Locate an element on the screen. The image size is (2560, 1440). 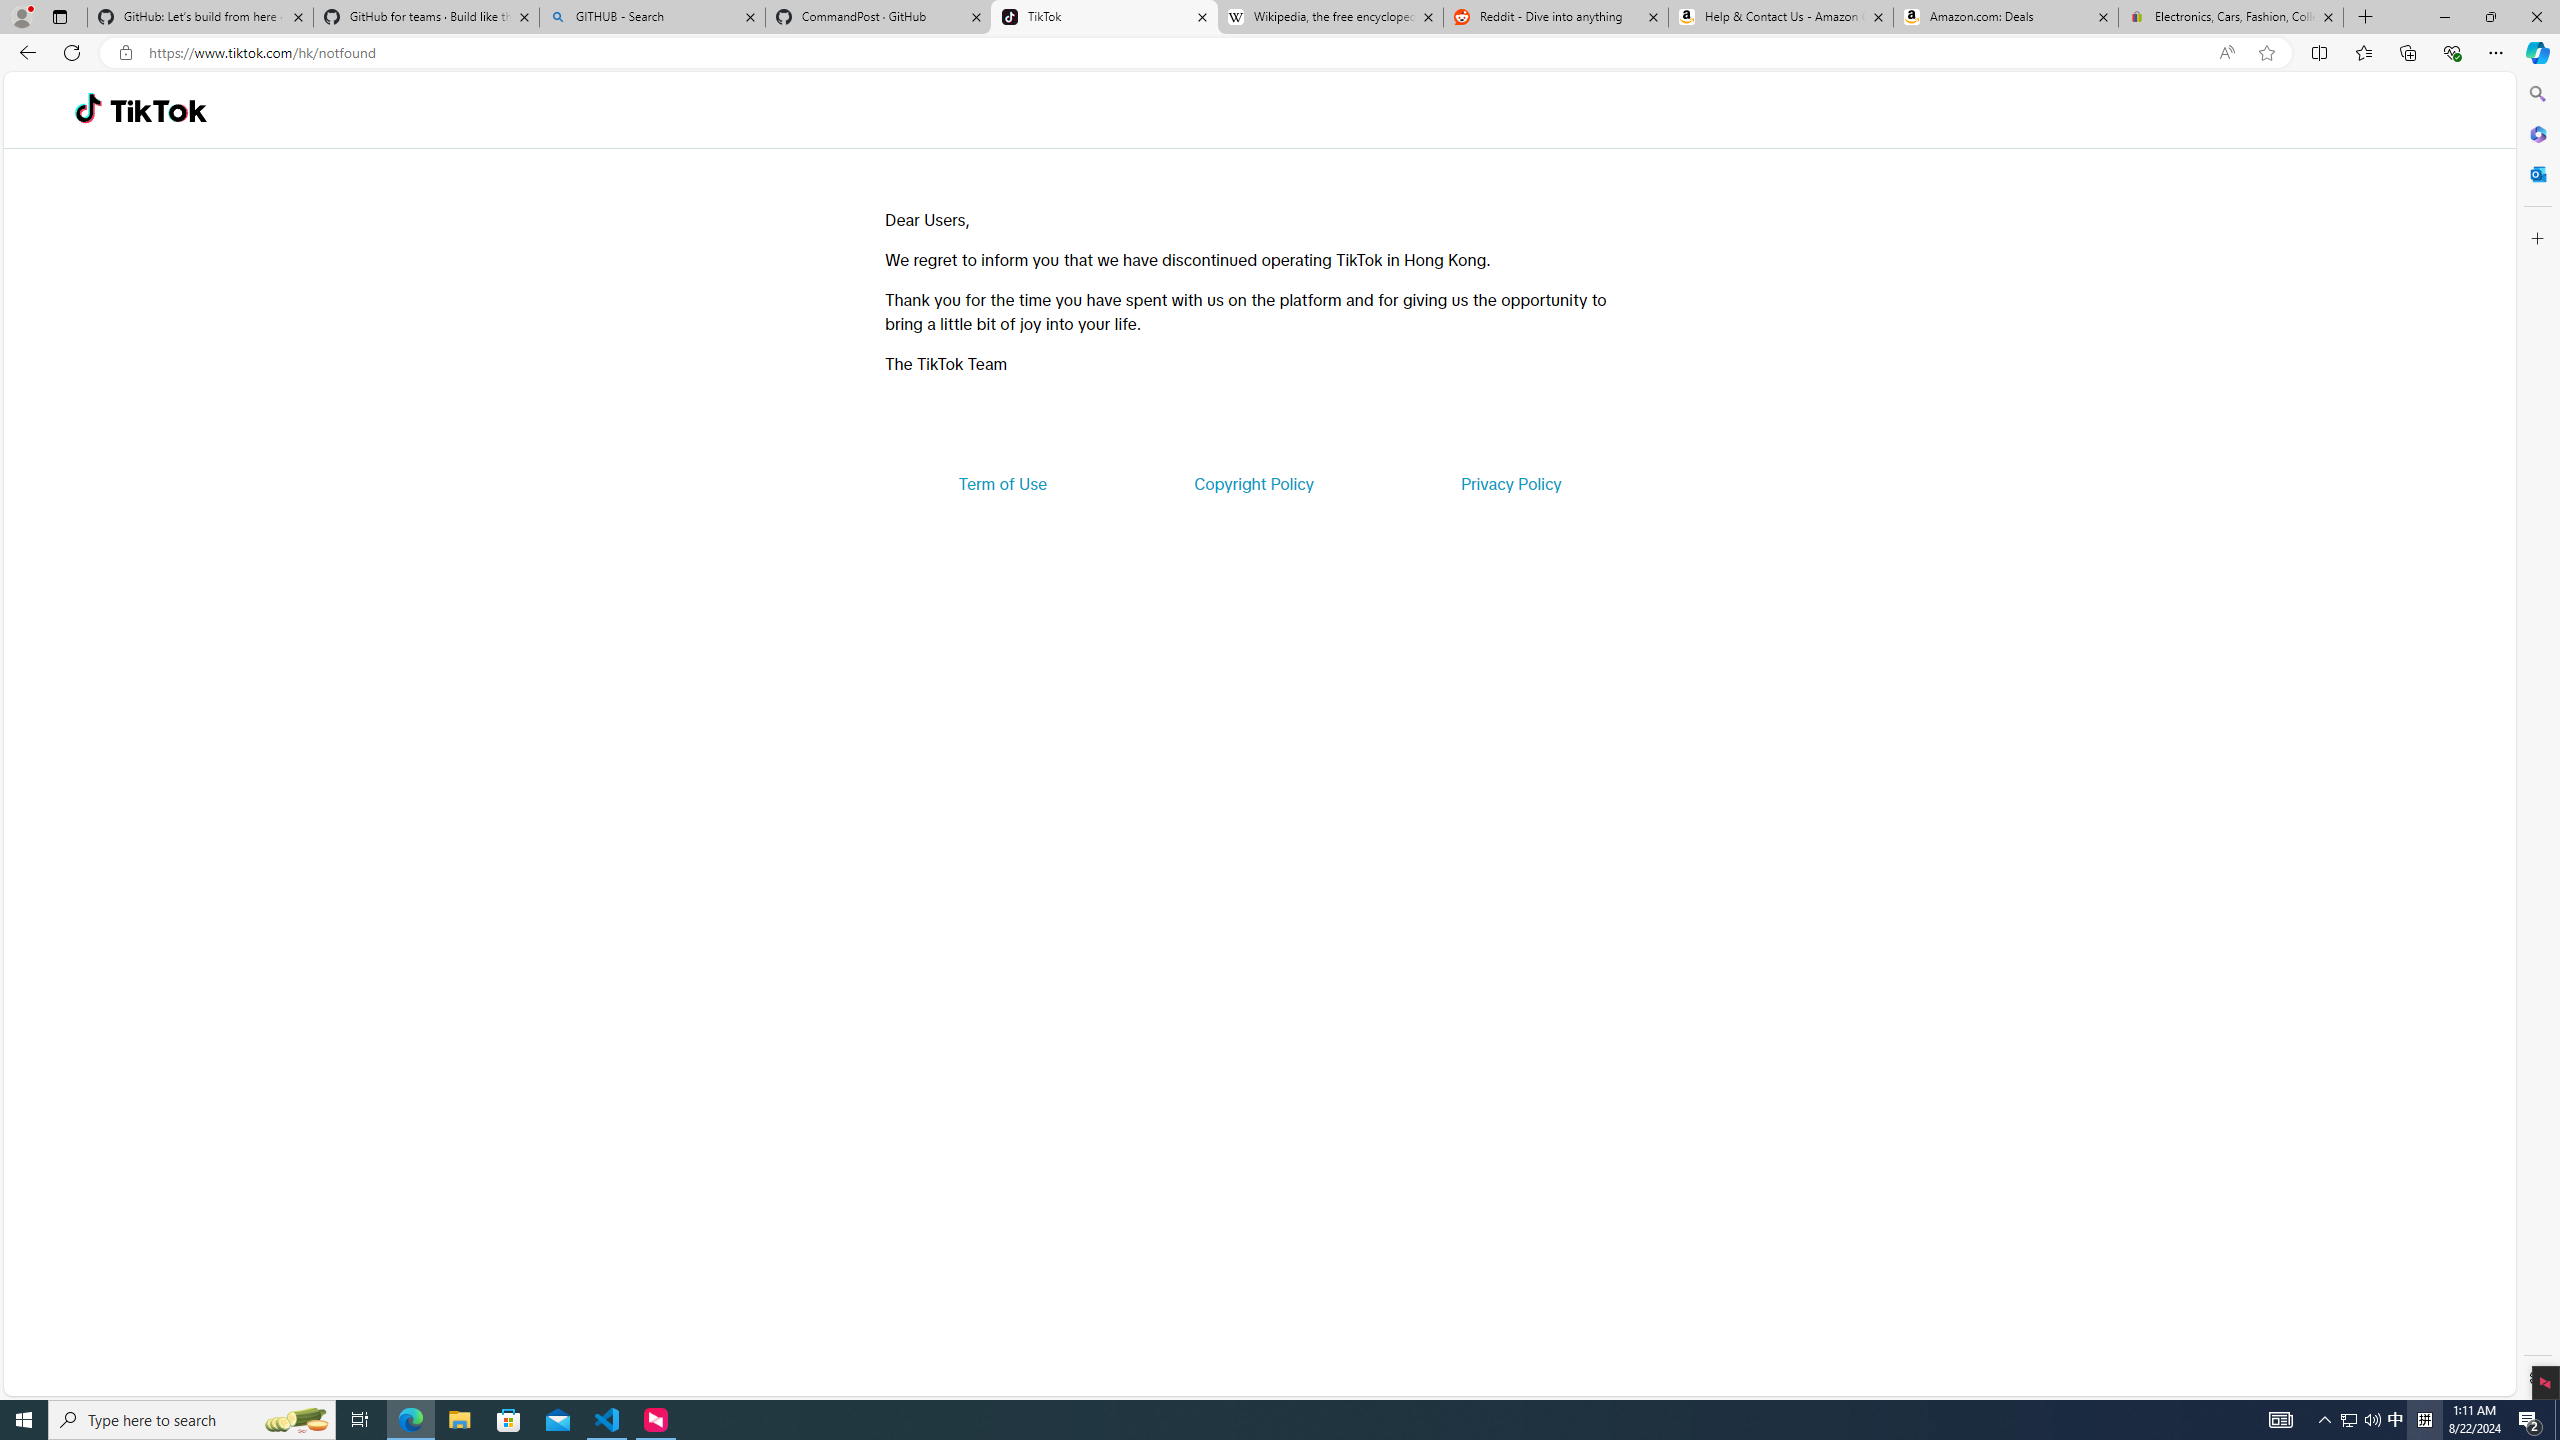
'Customize' is located at coordinates (2535, 237).